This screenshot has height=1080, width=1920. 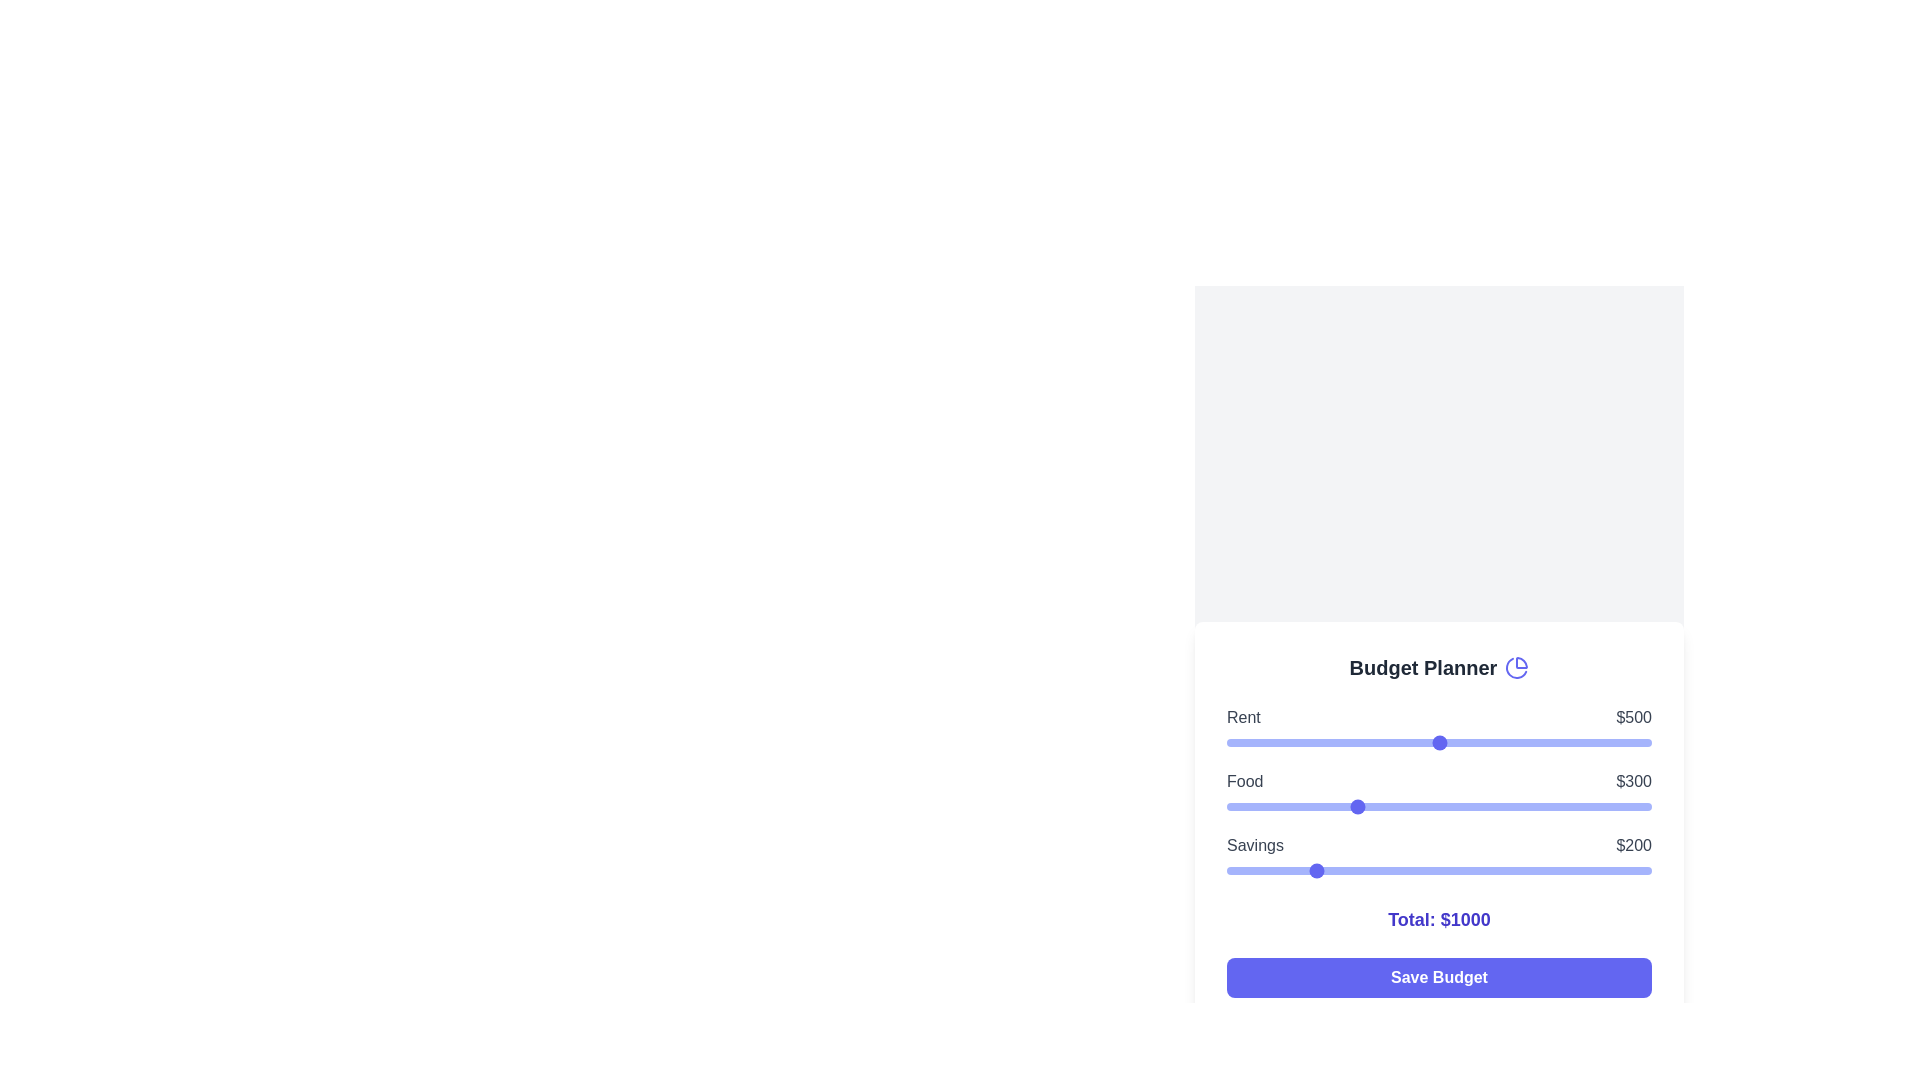 I want to click on the rent budget slider to 812, so click(x=1571, y=743).